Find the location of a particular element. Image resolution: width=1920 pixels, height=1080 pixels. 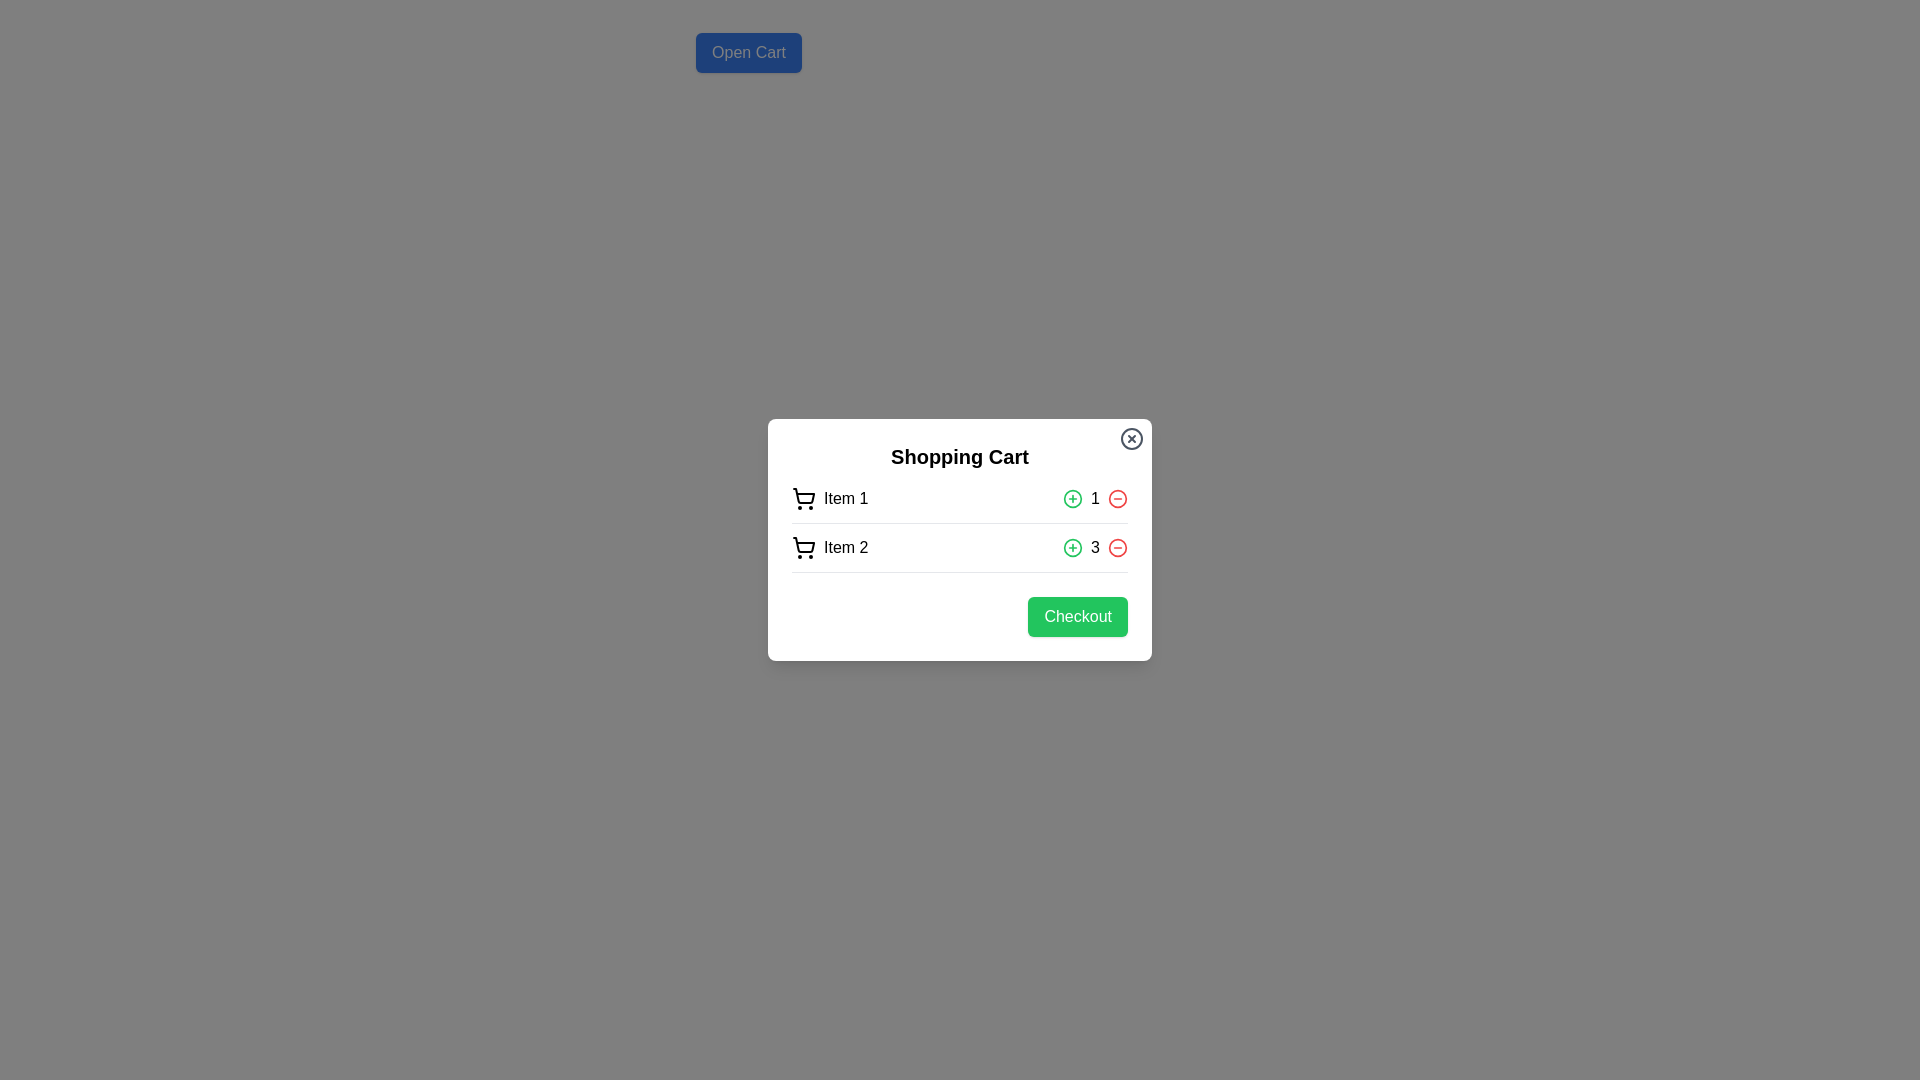

the circular element with a minus symbol in the shopping cart dialog for 'Item 2' is located at coordinates (1117, 547).